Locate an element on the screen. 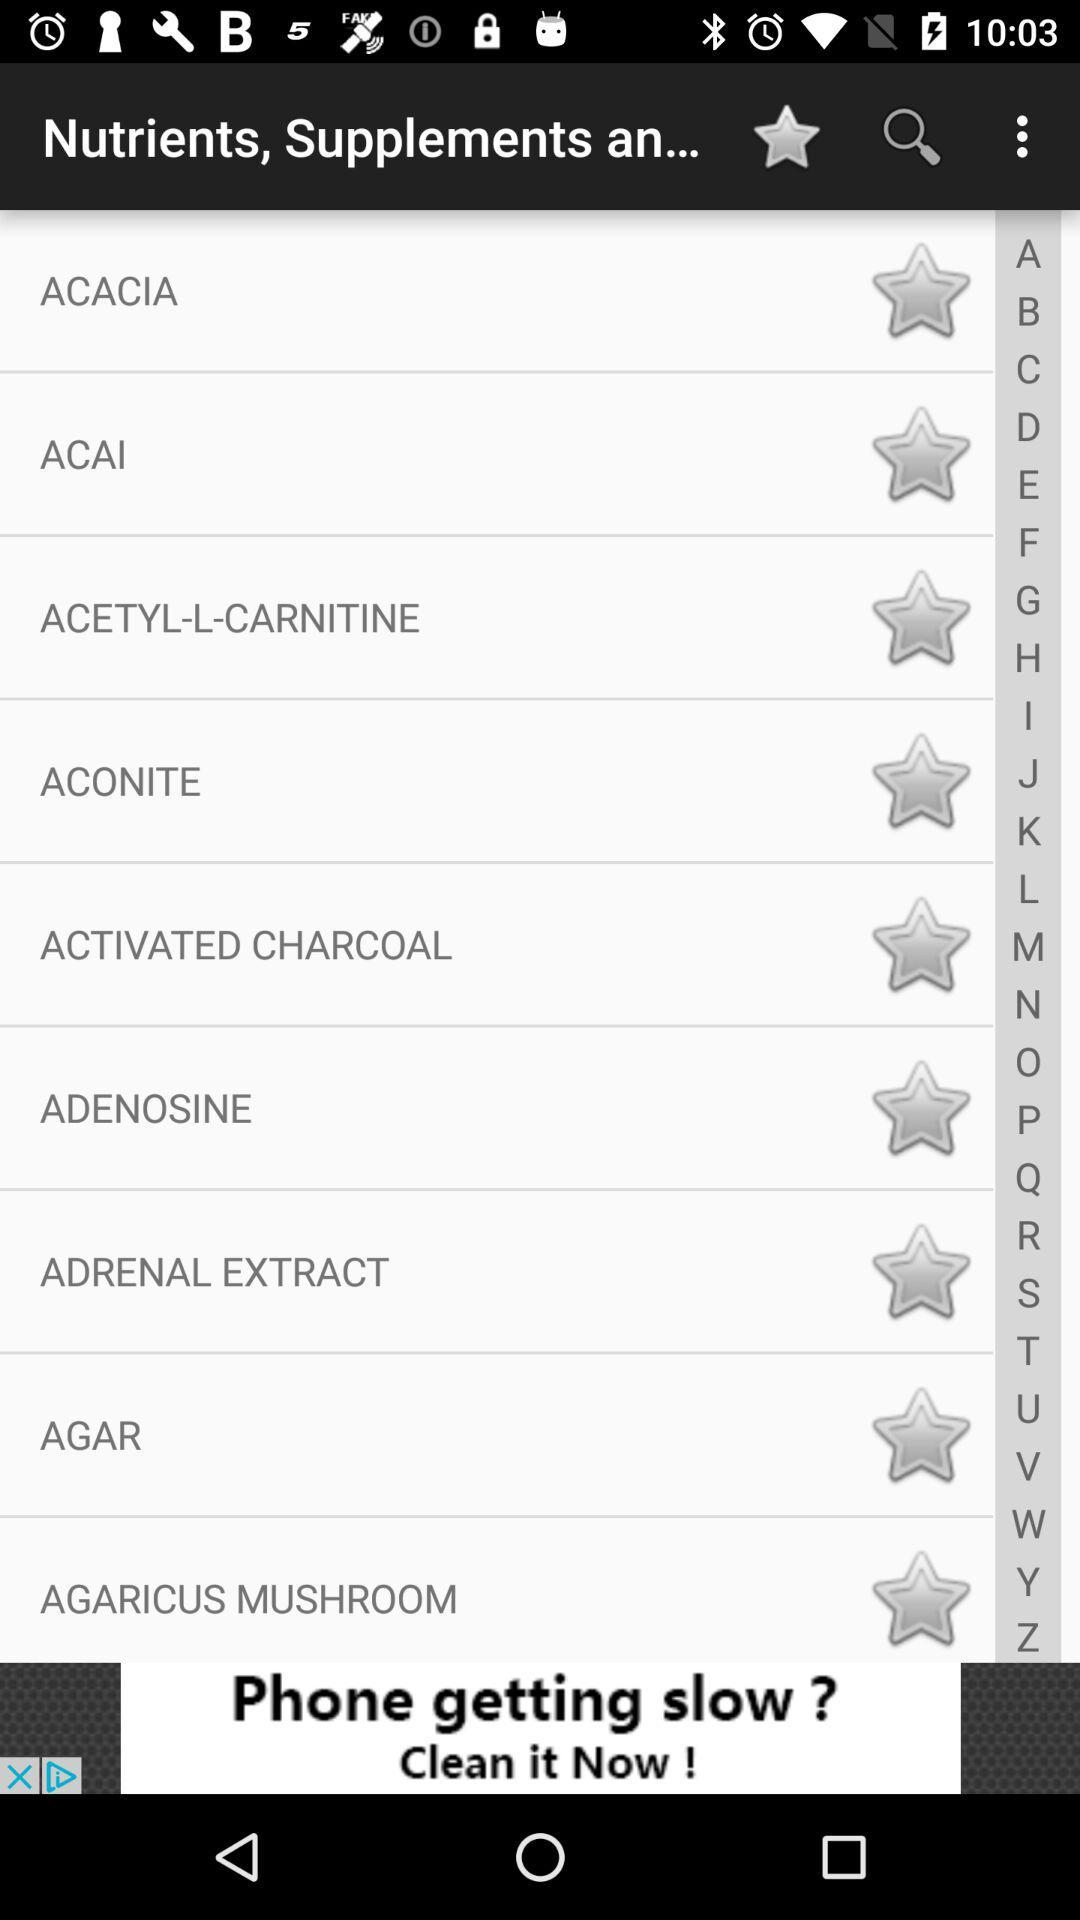  favorite is located at coordinates (920, 943).